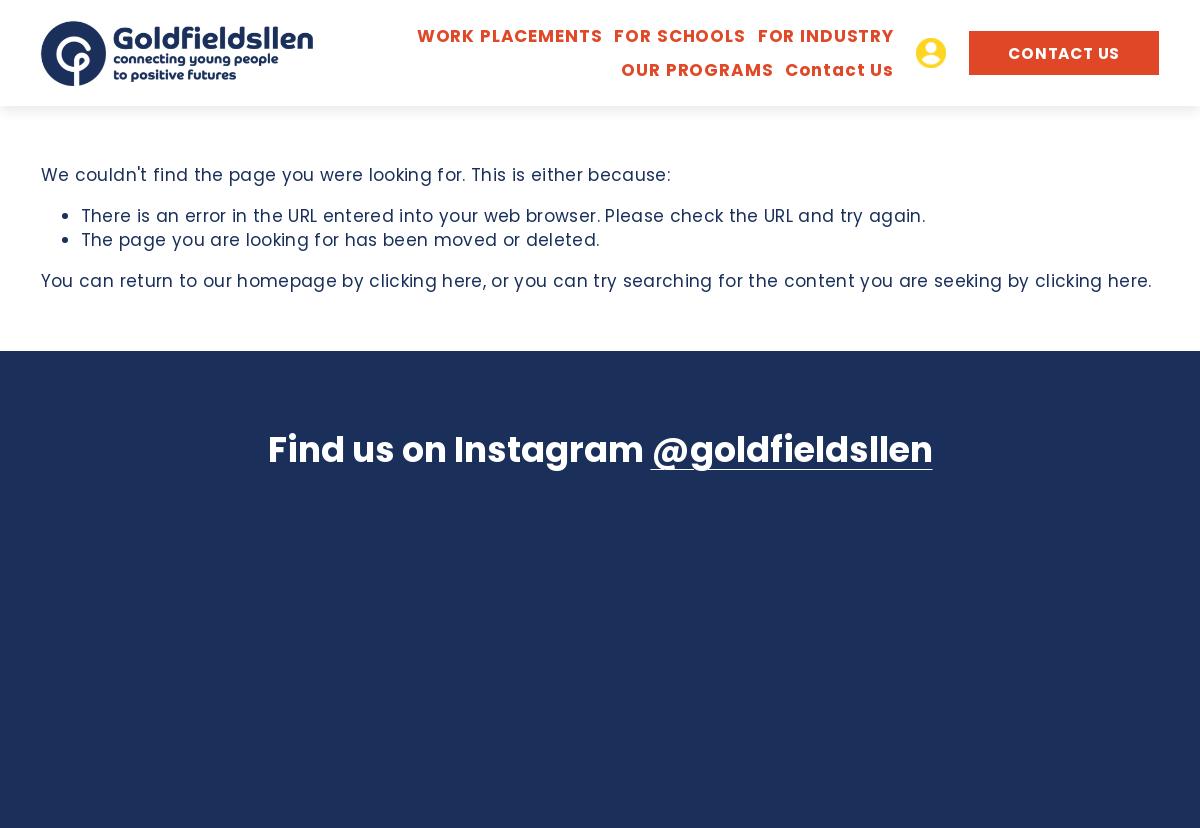  Describe the element at coordinates (757, 280) in the screenshot. I see `', or you can try searching for the
  content you are seeking by'` at that location.